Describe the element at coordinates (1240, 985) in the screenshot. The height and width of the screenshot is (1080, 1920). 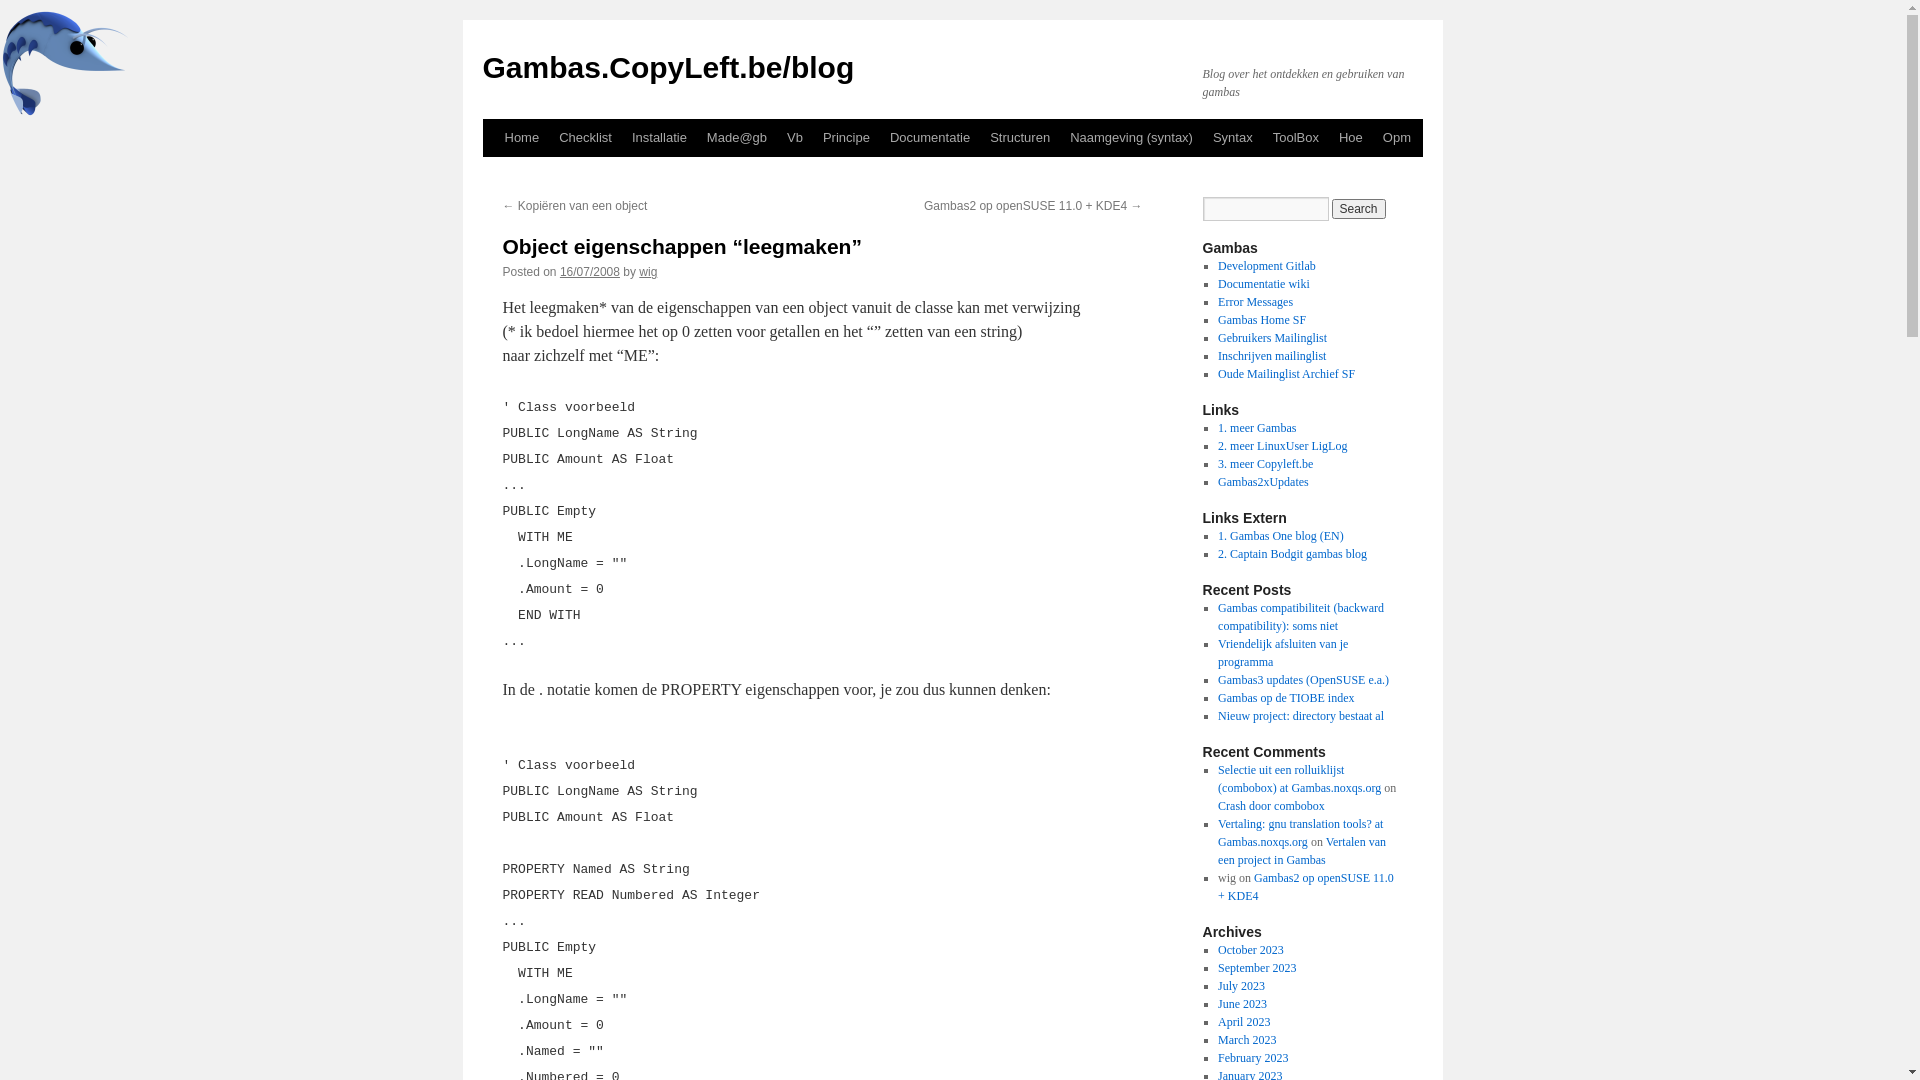
I see `'July 2023'` at that location.